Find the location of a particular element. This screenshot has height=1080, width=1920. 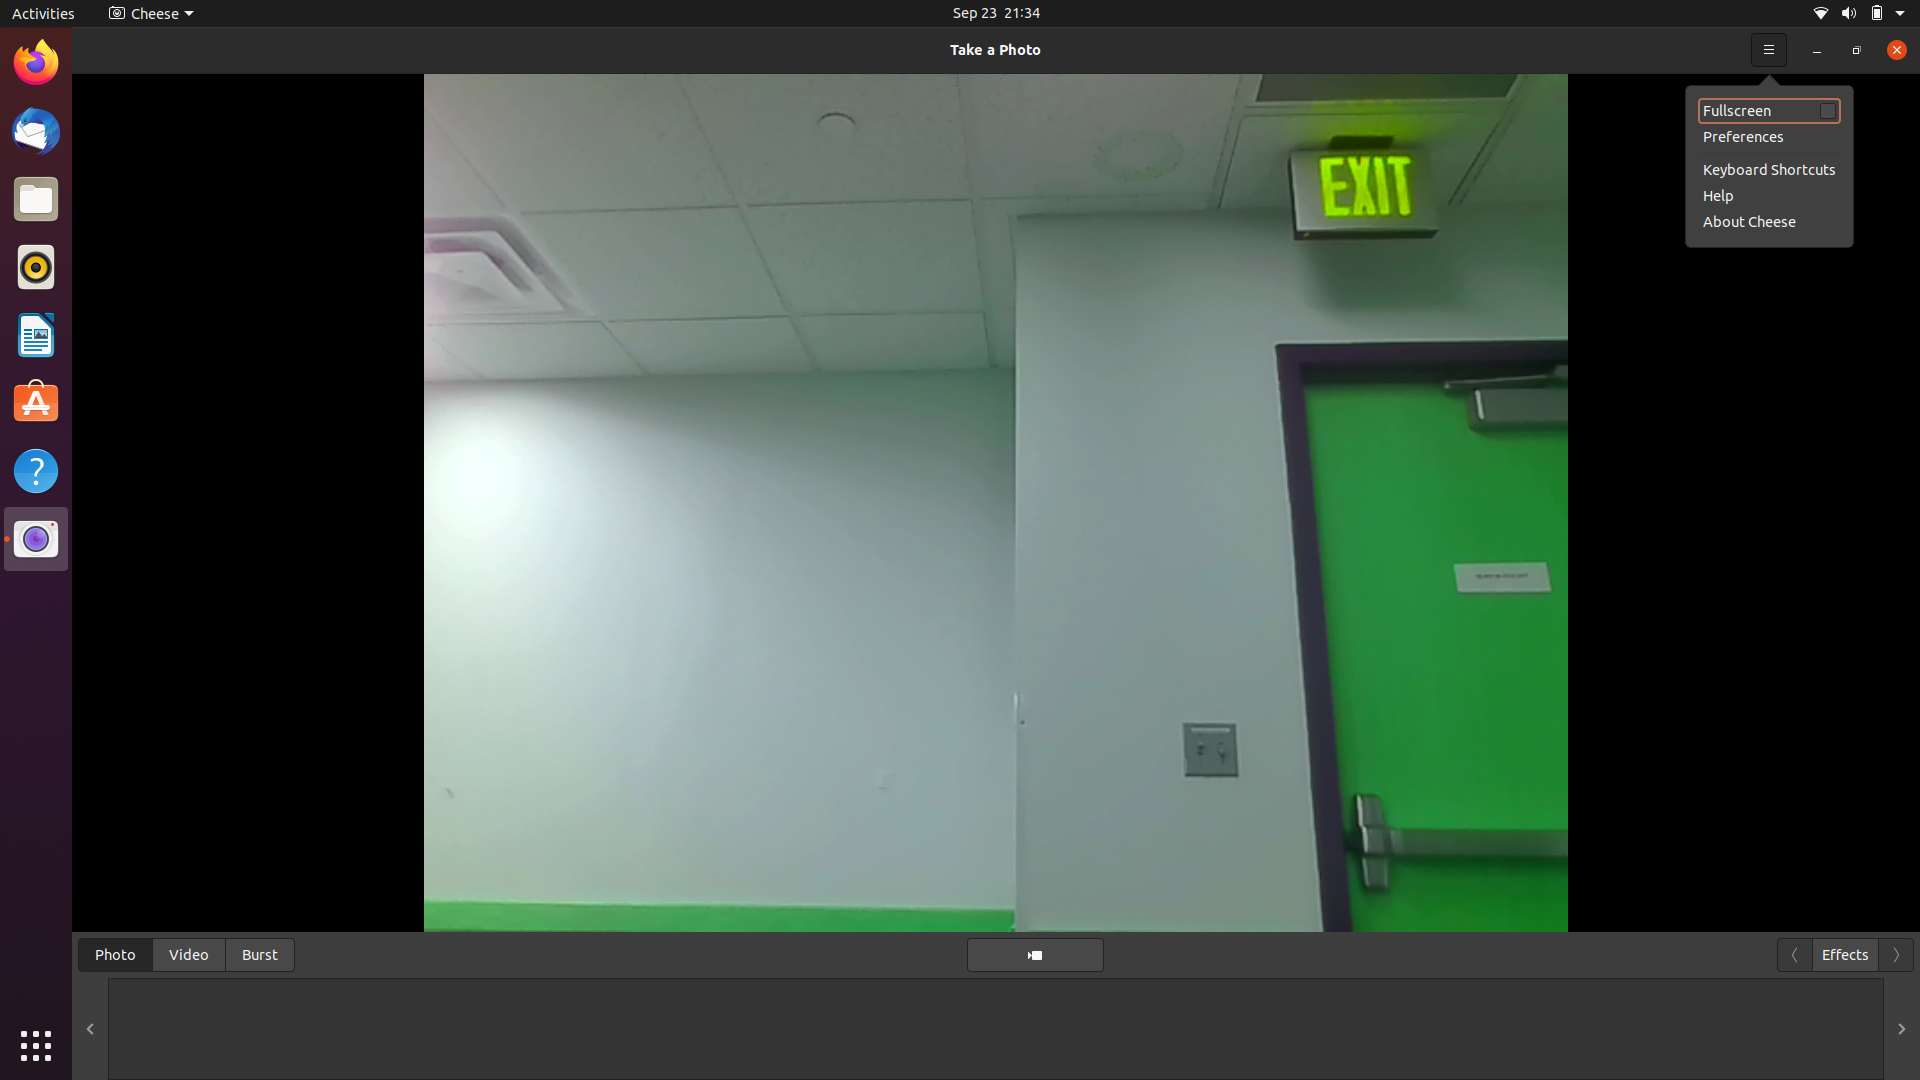

Switch the camera view to fullscreen mode is located at coordinates (1769, 47).